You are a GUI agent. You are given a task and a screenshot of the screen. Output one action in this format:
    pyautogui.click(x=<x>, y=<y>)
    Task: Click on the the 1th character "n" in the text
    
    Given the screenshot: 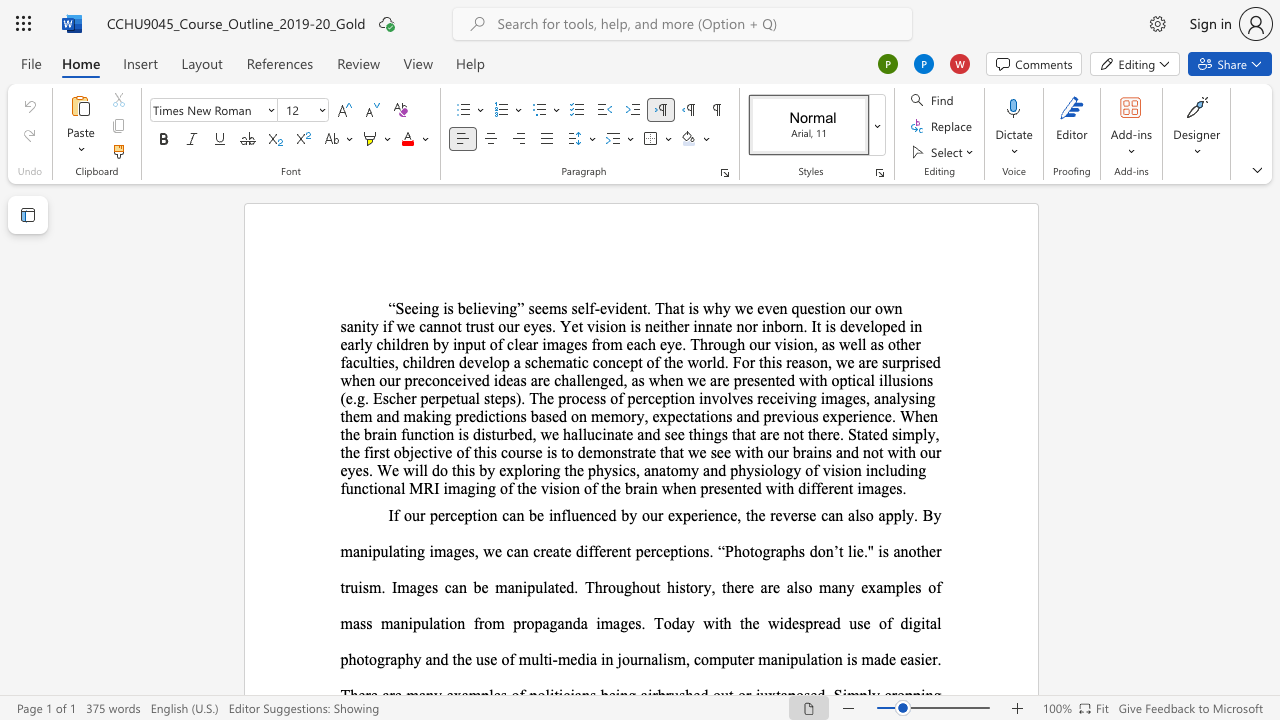 What is the action you would take?
    pyautogui.click(x=707, y=398)
    